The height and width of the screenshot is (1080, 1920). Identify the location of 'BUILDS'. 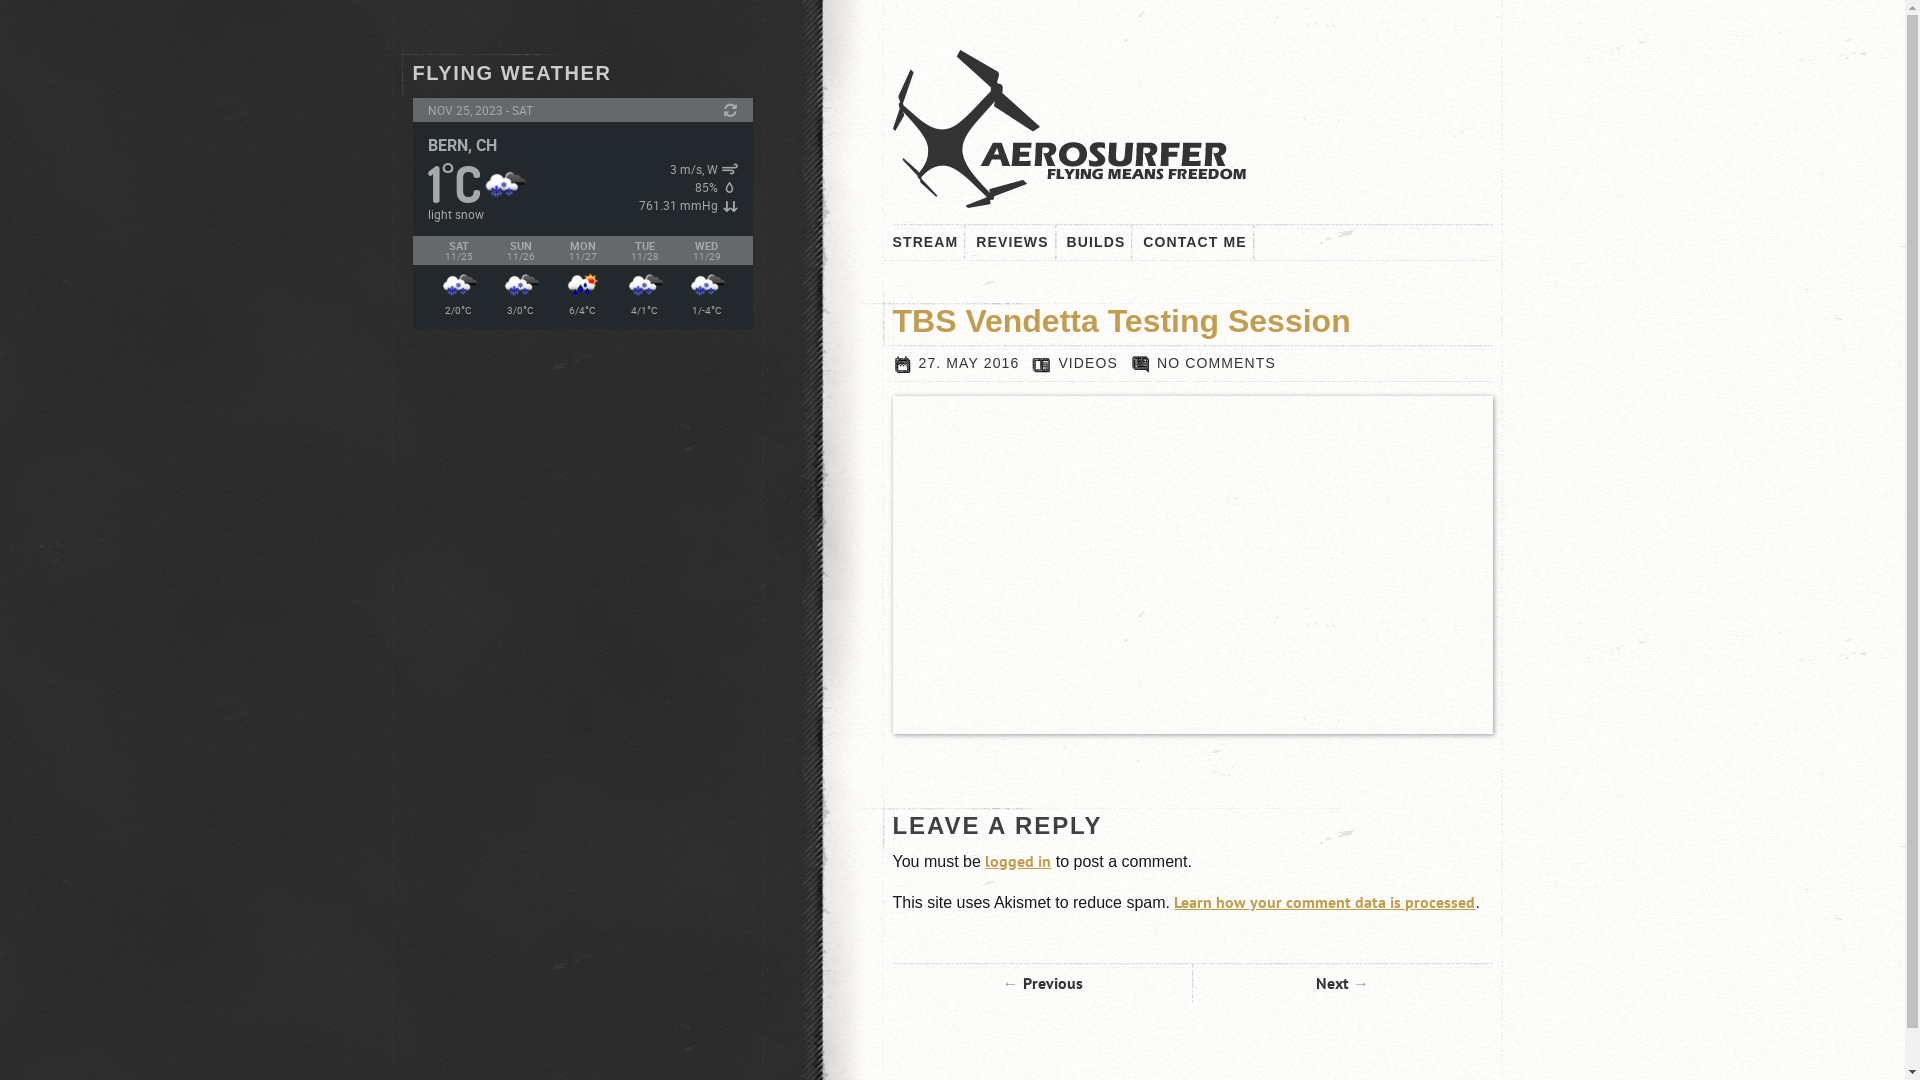
(1065, 241).